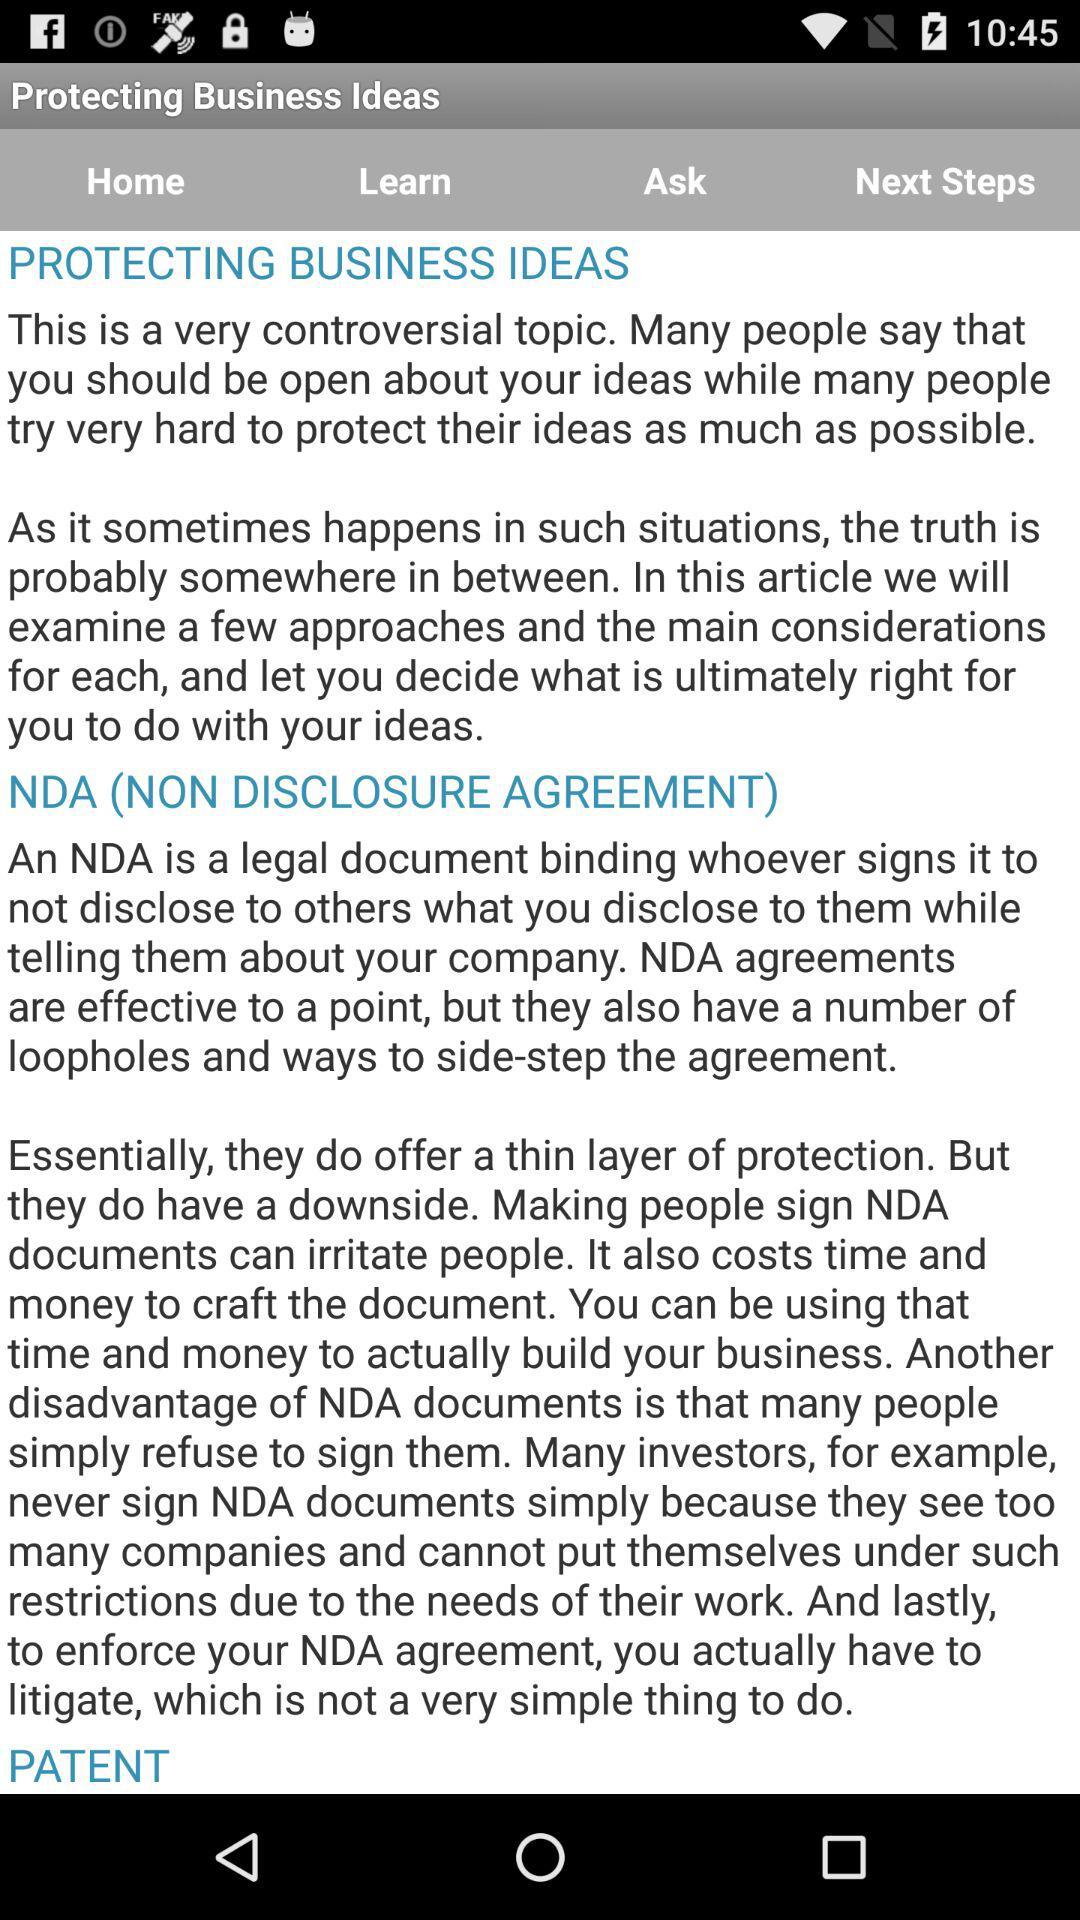  Describe the element at coordinates (135, 180) in the screenshot. I see `the item below the protecting business ideas app` at that location.